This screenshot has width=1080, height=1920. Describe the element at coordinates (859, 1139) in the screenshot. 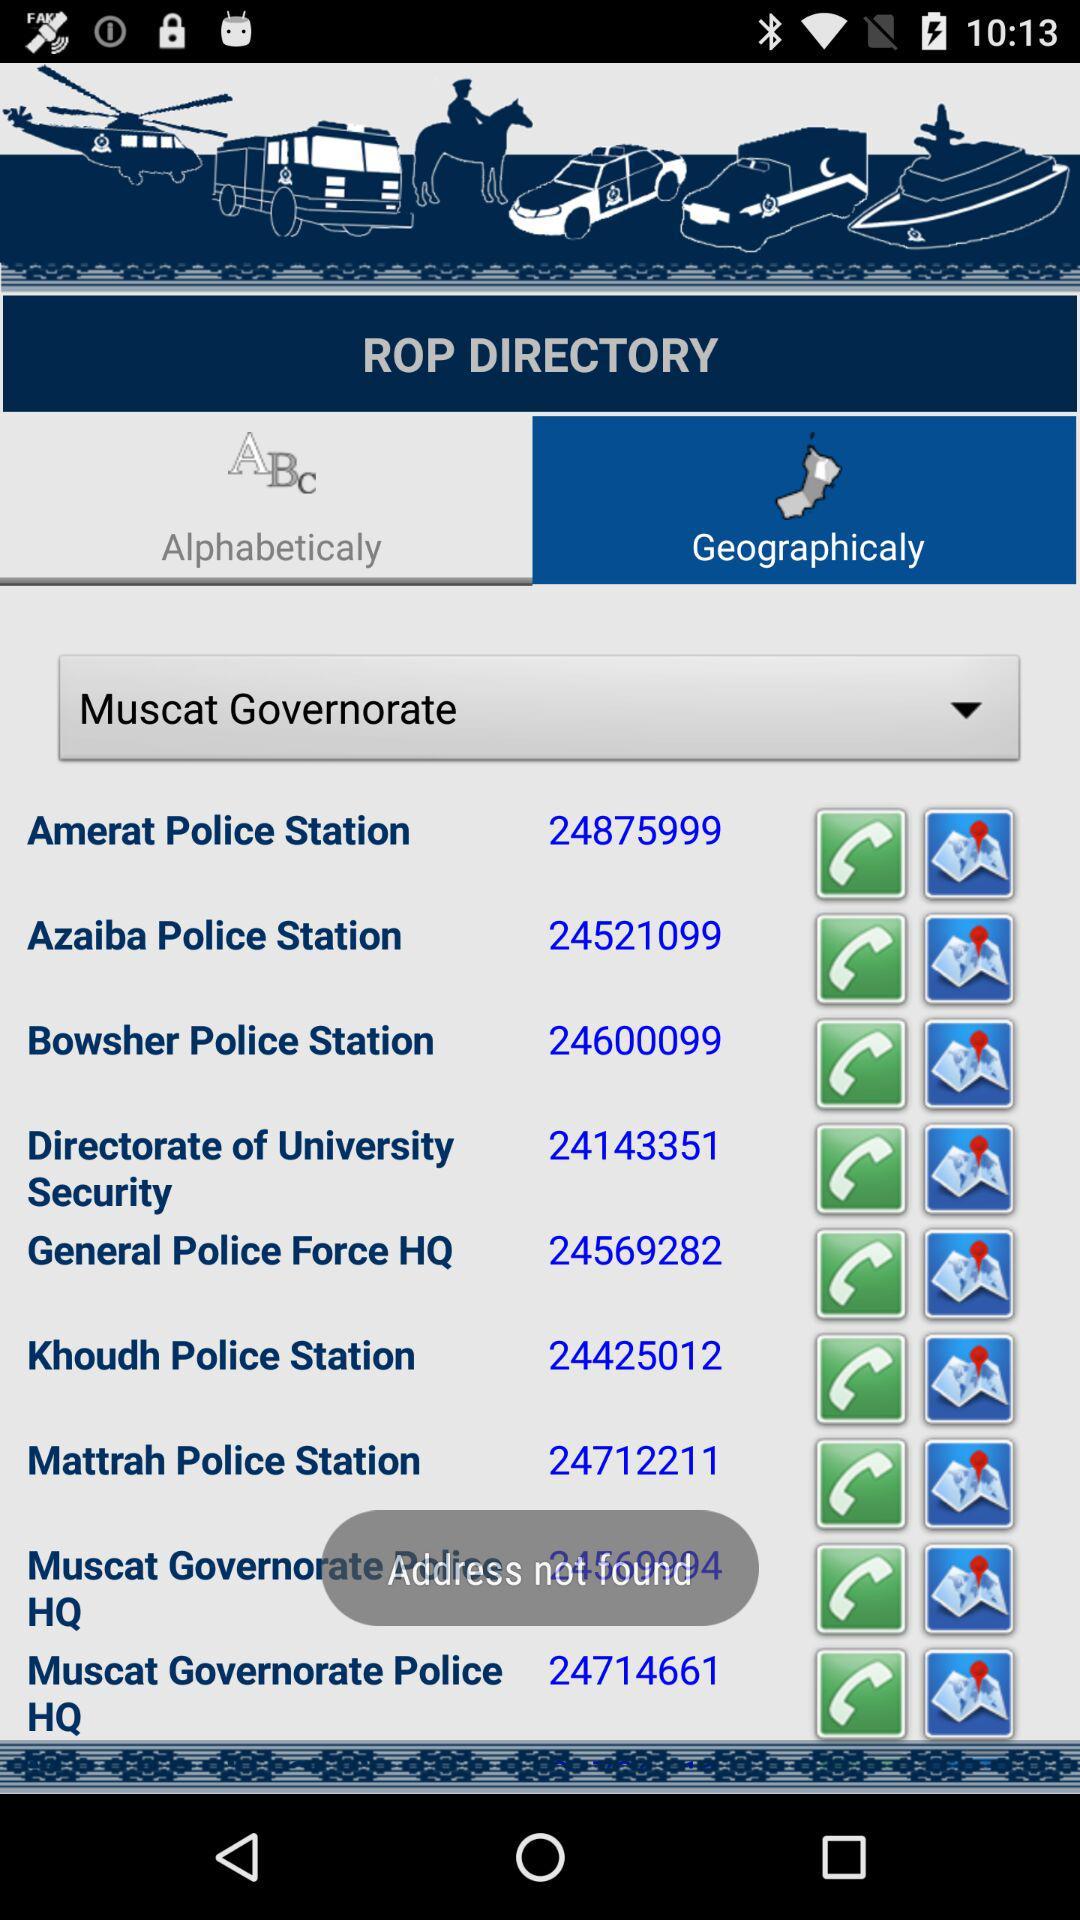

I see `the call icon` at that location.